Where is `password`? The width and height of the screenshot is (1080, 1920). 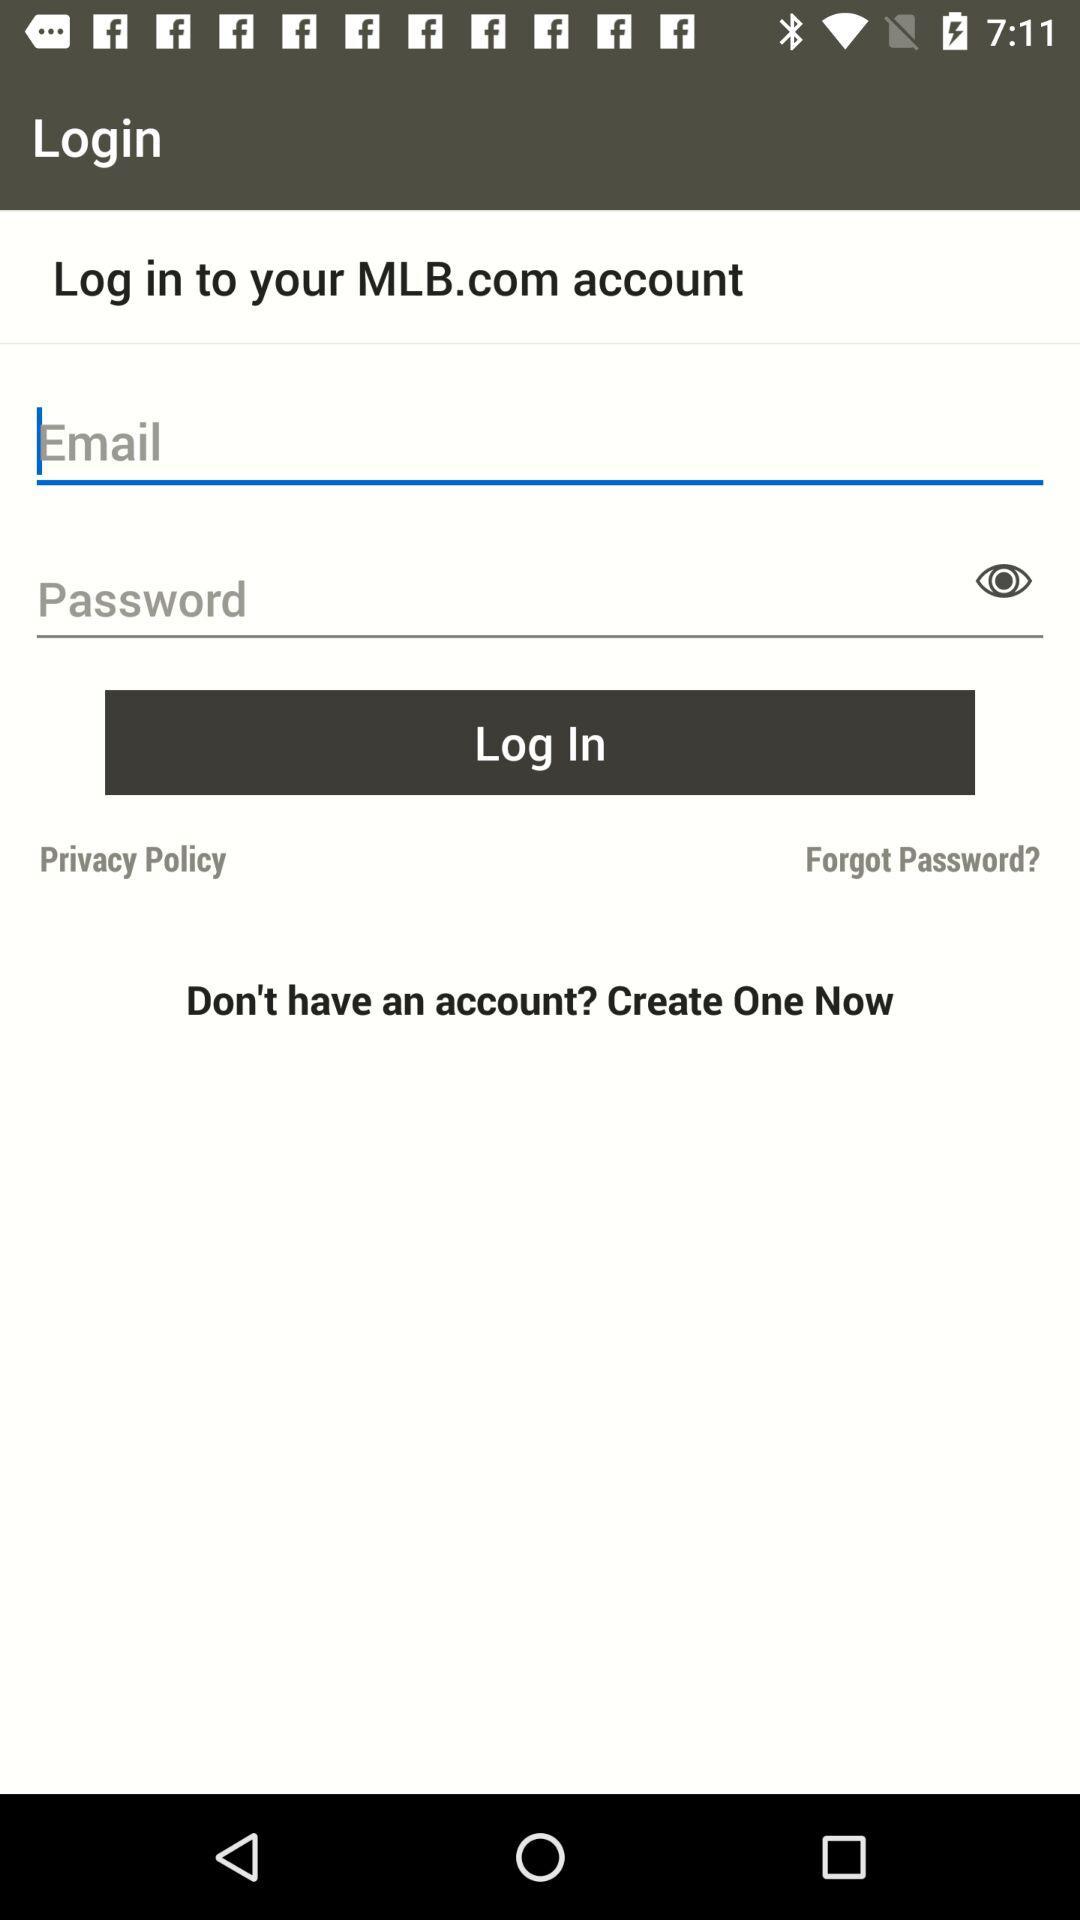
password is located at coordinates (1003, 579).